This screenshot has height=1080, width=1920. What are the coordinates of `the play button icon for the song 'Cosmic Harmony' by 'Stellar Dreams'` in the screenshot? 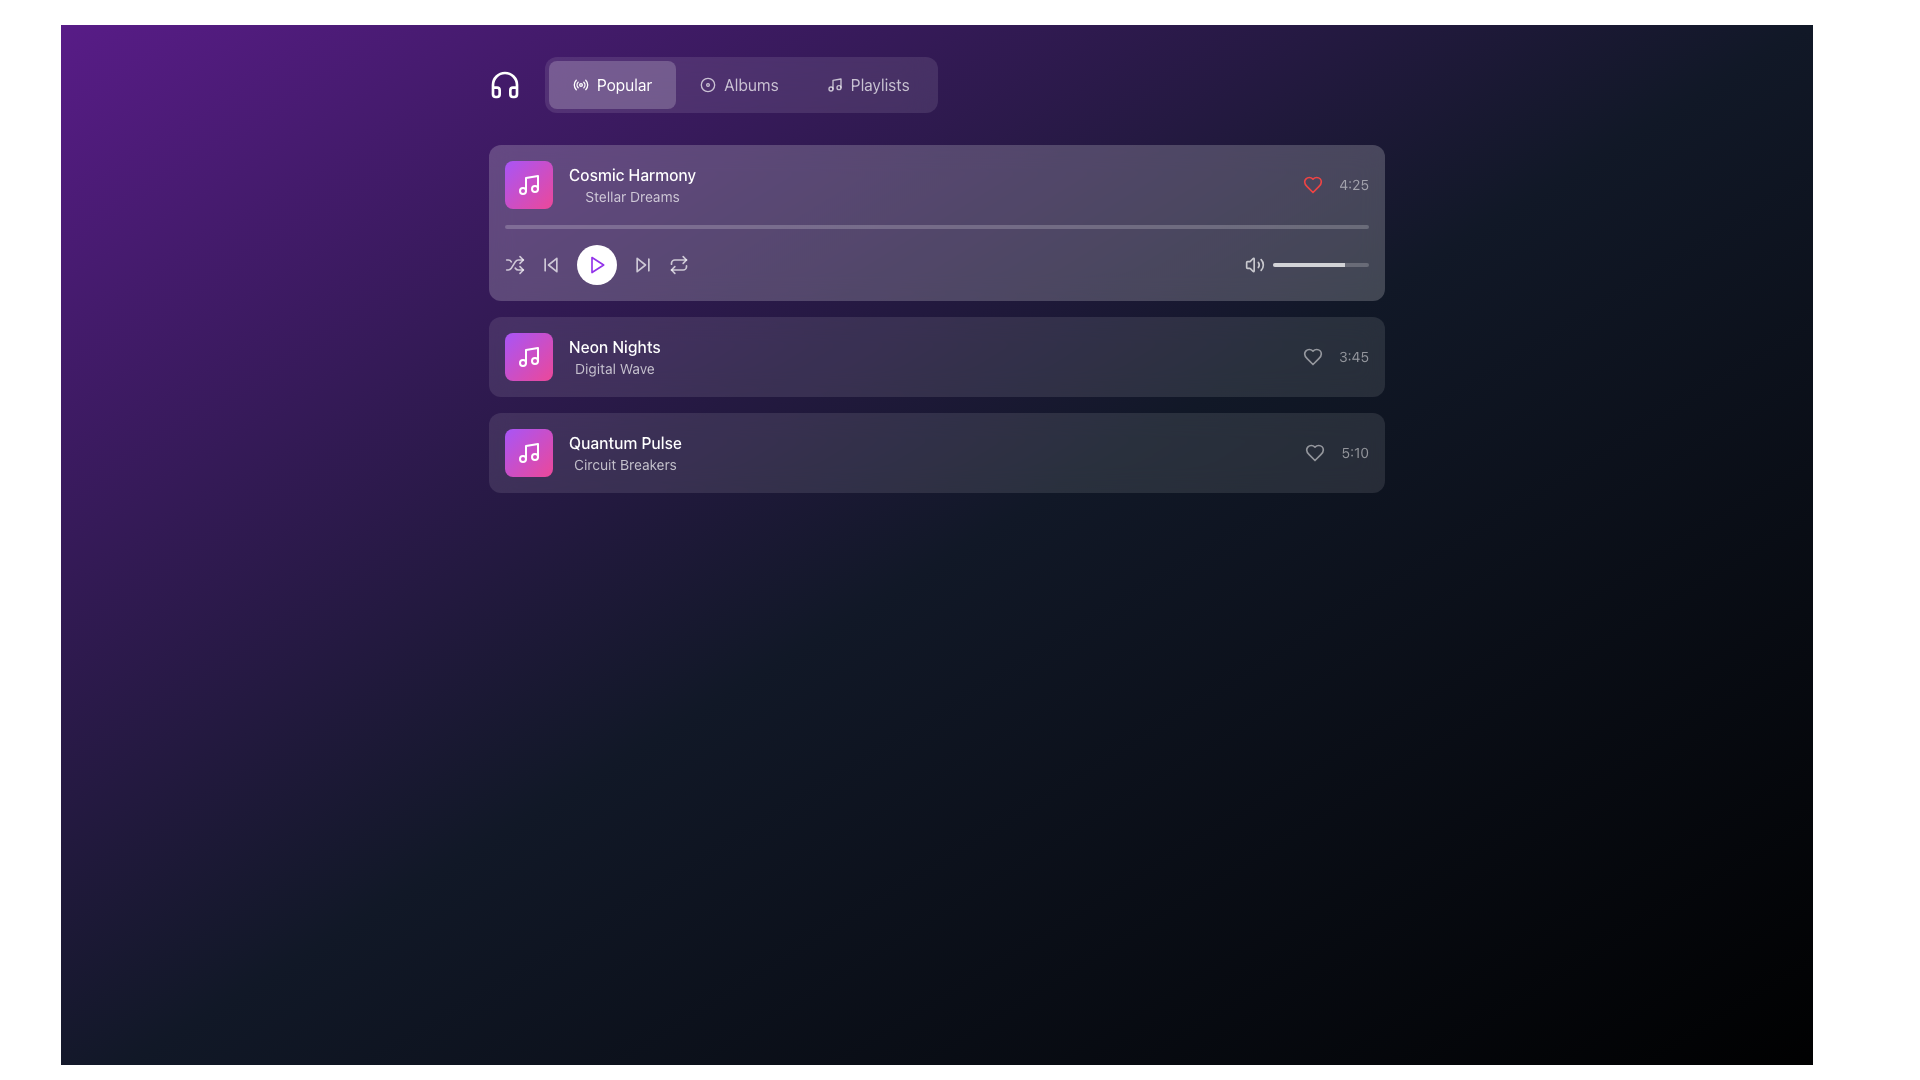 It's located at (596, 264).